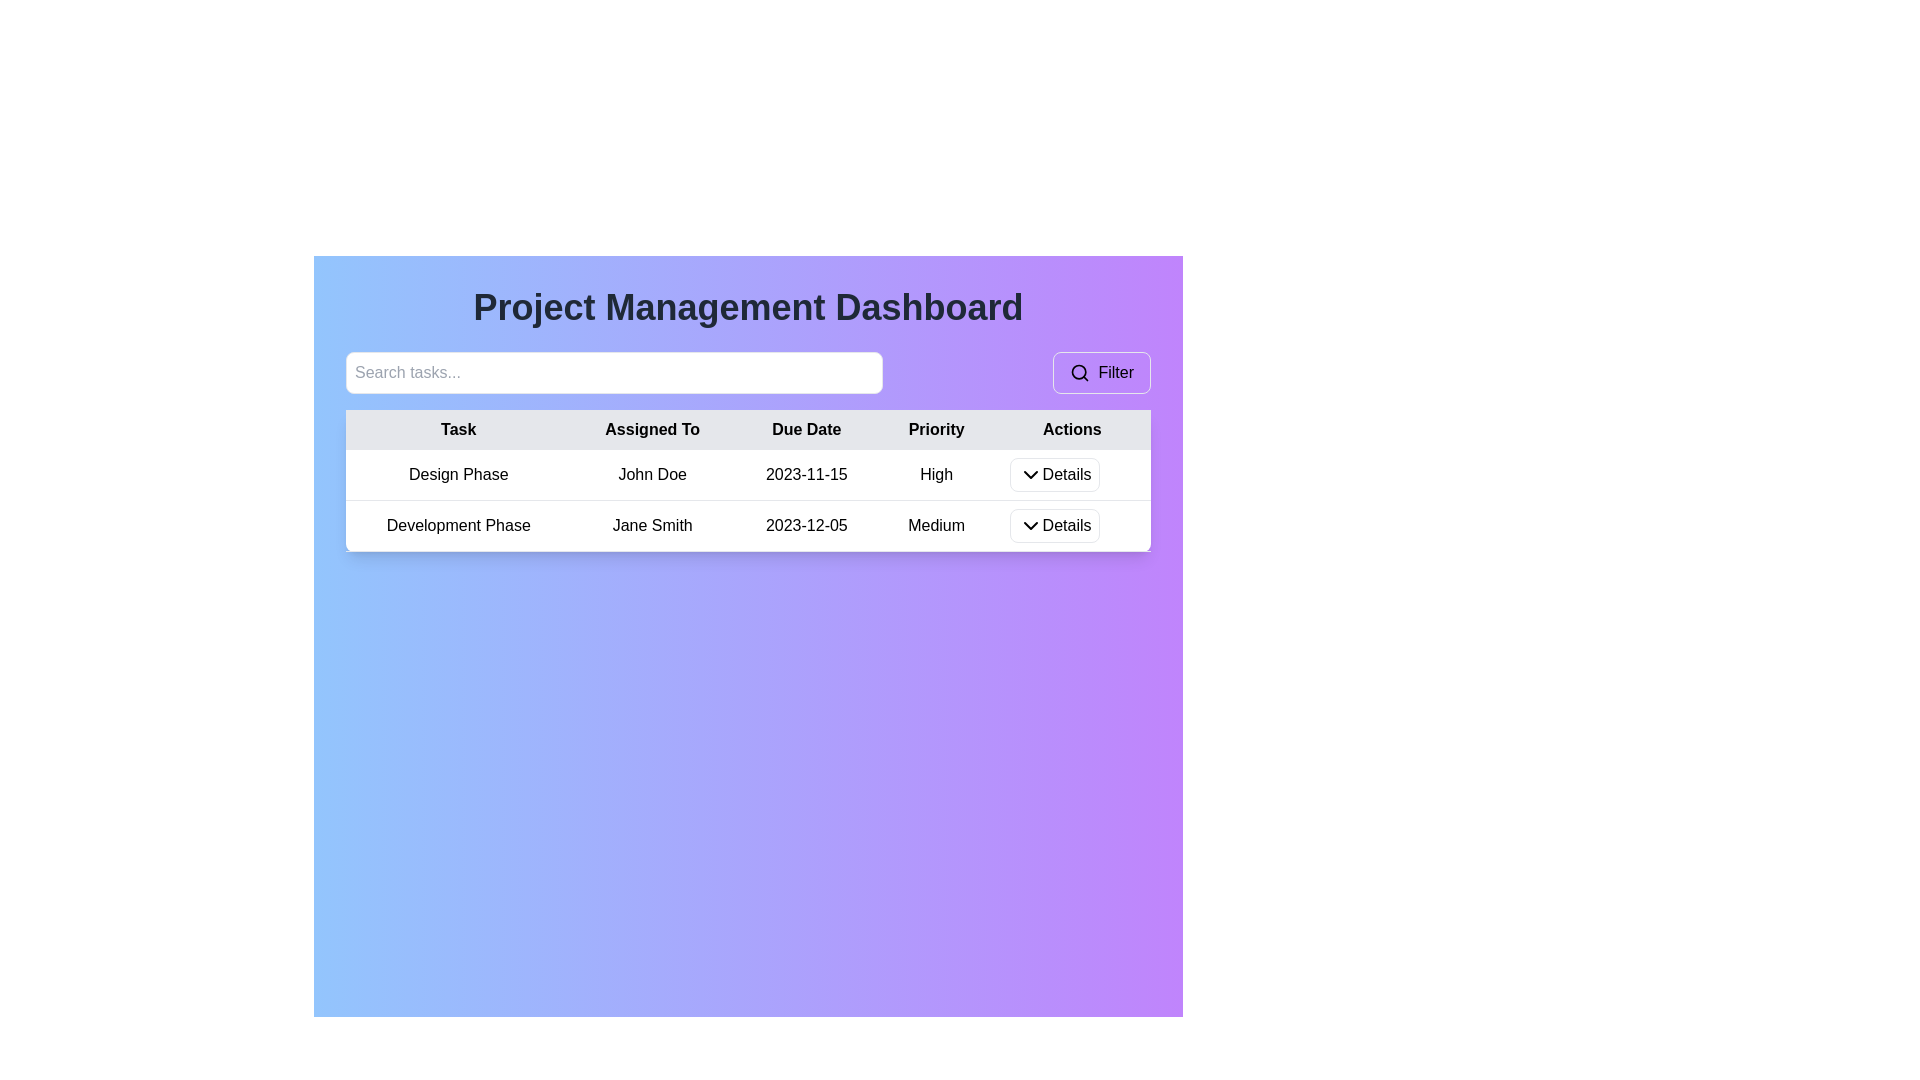  I want to click on the Text header element located at the top of the dashboard, which serves as the title and provides context about the page, so click(747, 308).